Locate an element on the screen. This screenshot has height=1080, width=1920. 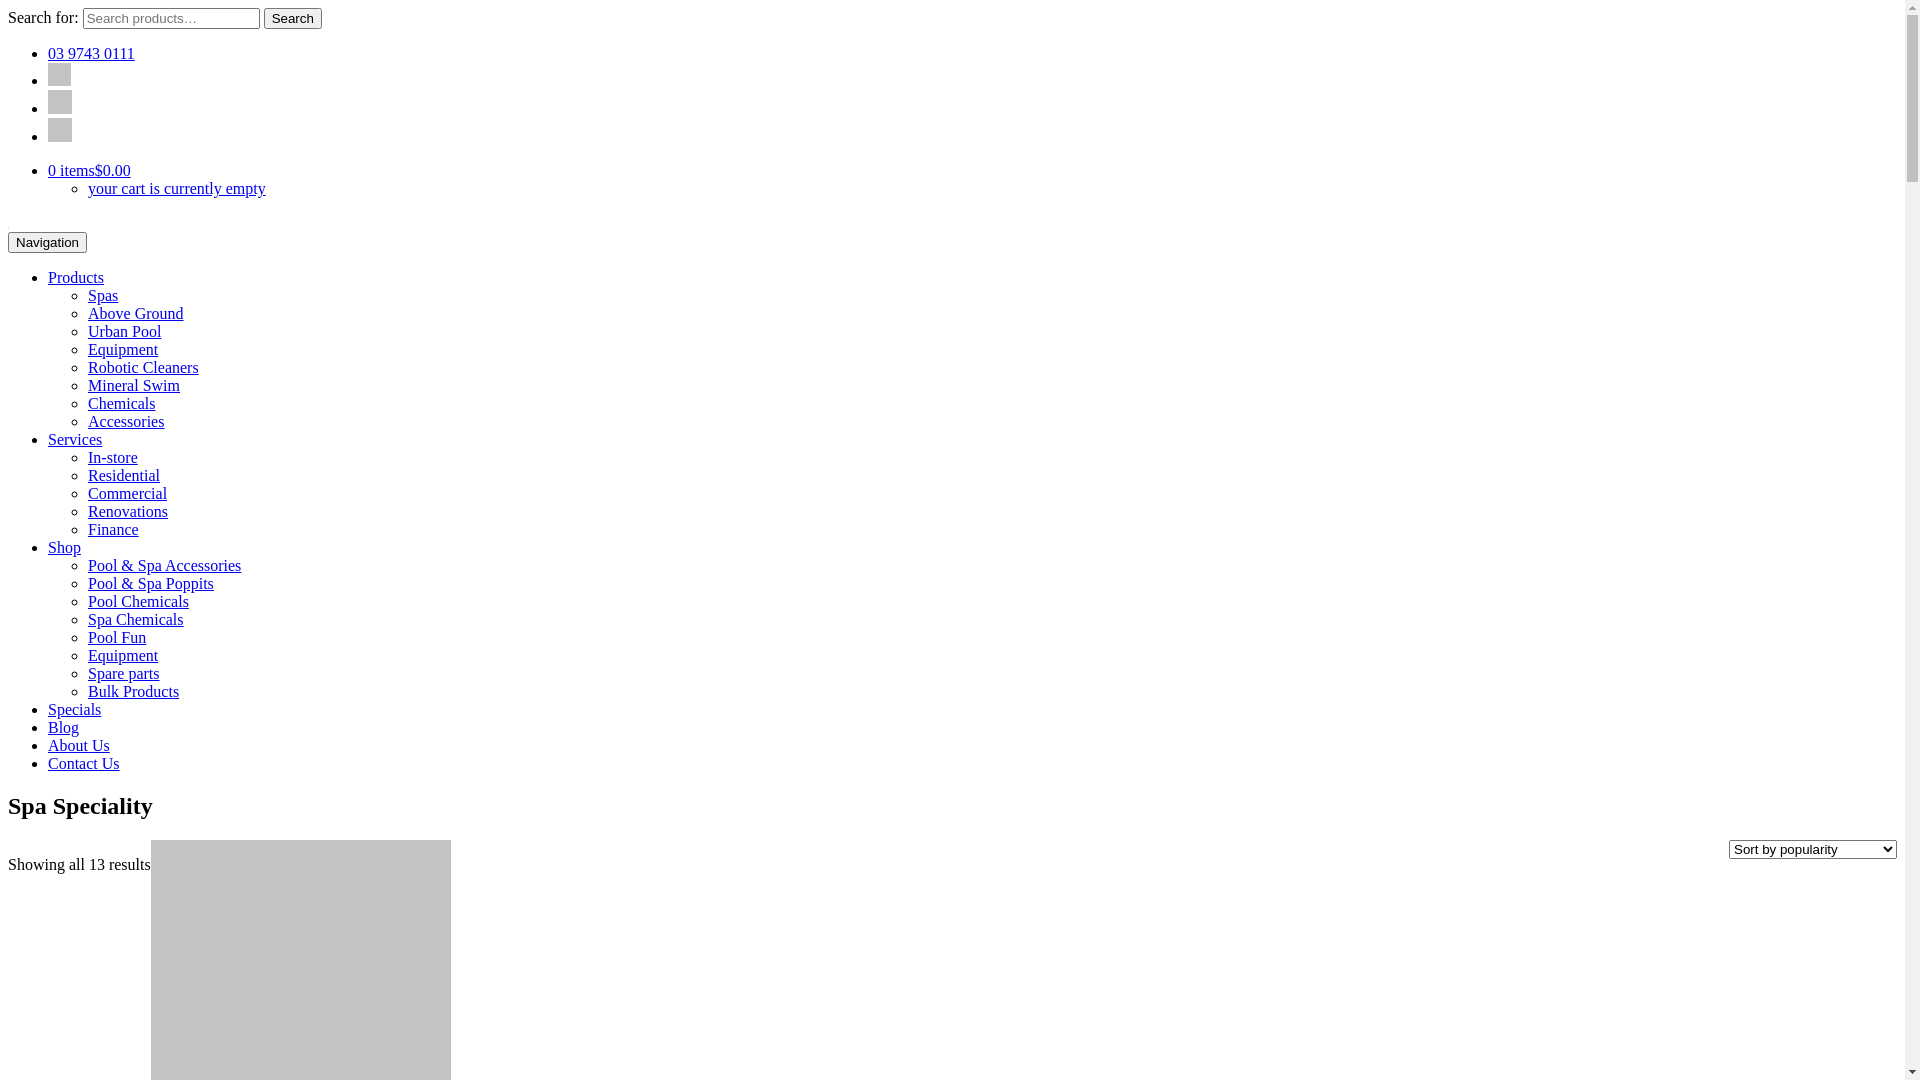
'Pool Fun' is located at coordinates (115, 637).